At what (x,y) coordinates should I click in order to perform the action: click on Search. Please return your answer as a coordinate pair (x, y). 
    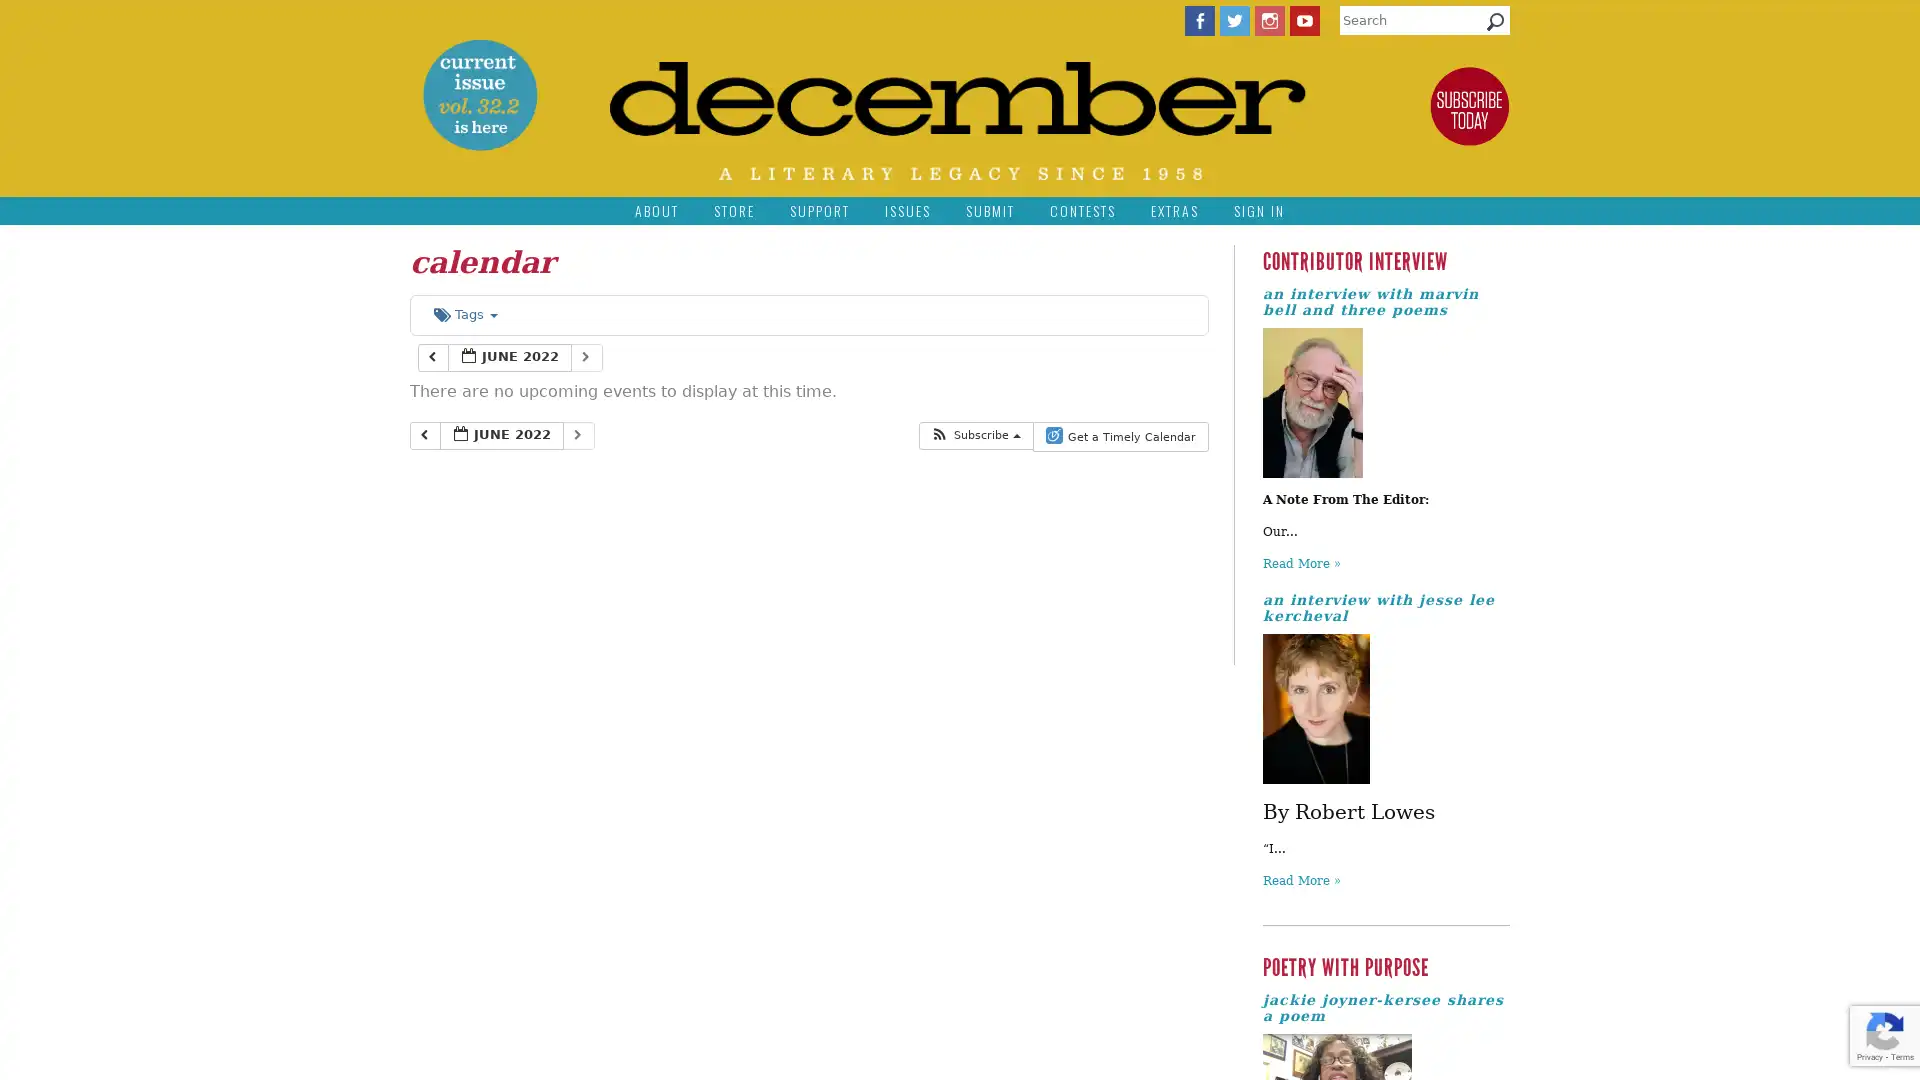
    Looking at the image, I should click on (1495, 26).